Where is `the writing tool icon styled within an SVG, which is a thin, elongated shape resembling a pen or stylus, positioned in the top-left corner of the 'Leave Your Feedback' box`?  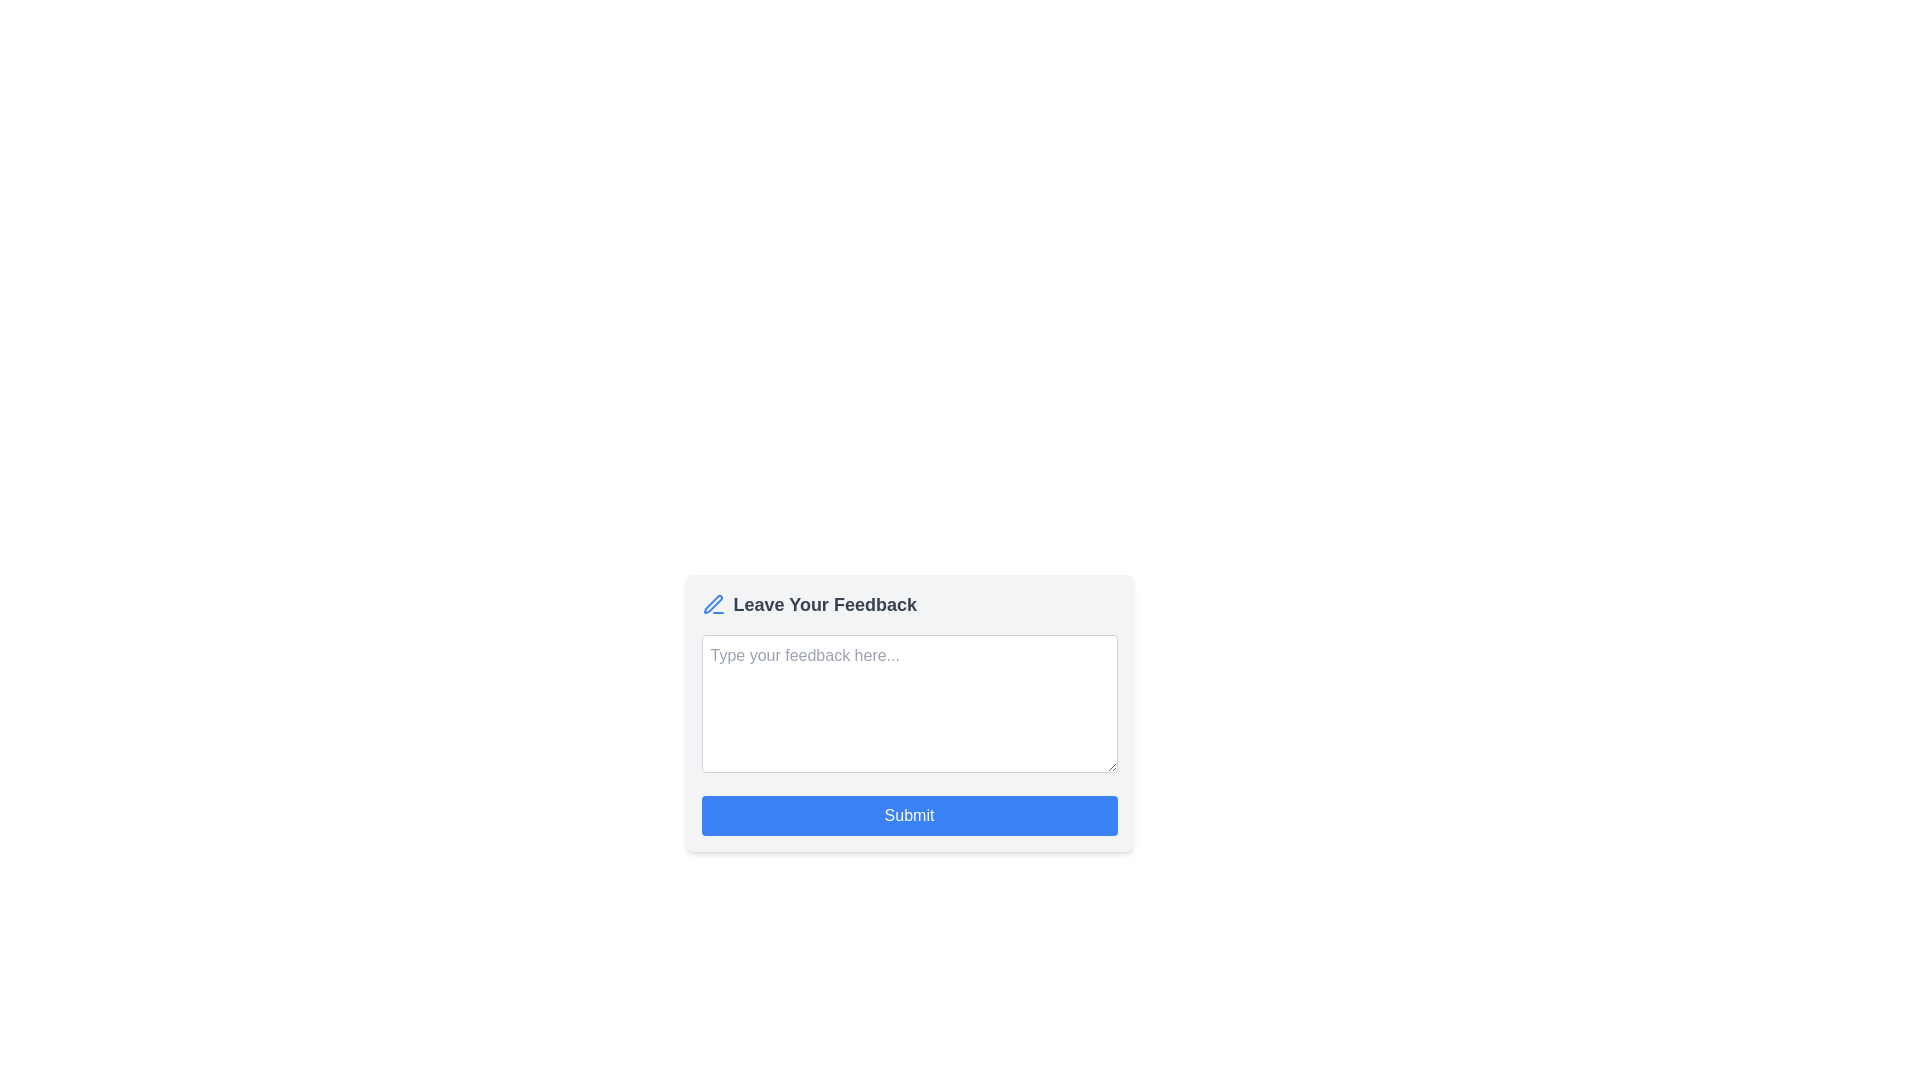 the writing tool icon styled within an SVG, which is a thin, elongated shape resembling a pen or stylus, positioned in the top-left corner of the 'Leave Your Feedback' box is located at coordinates (713, 603).